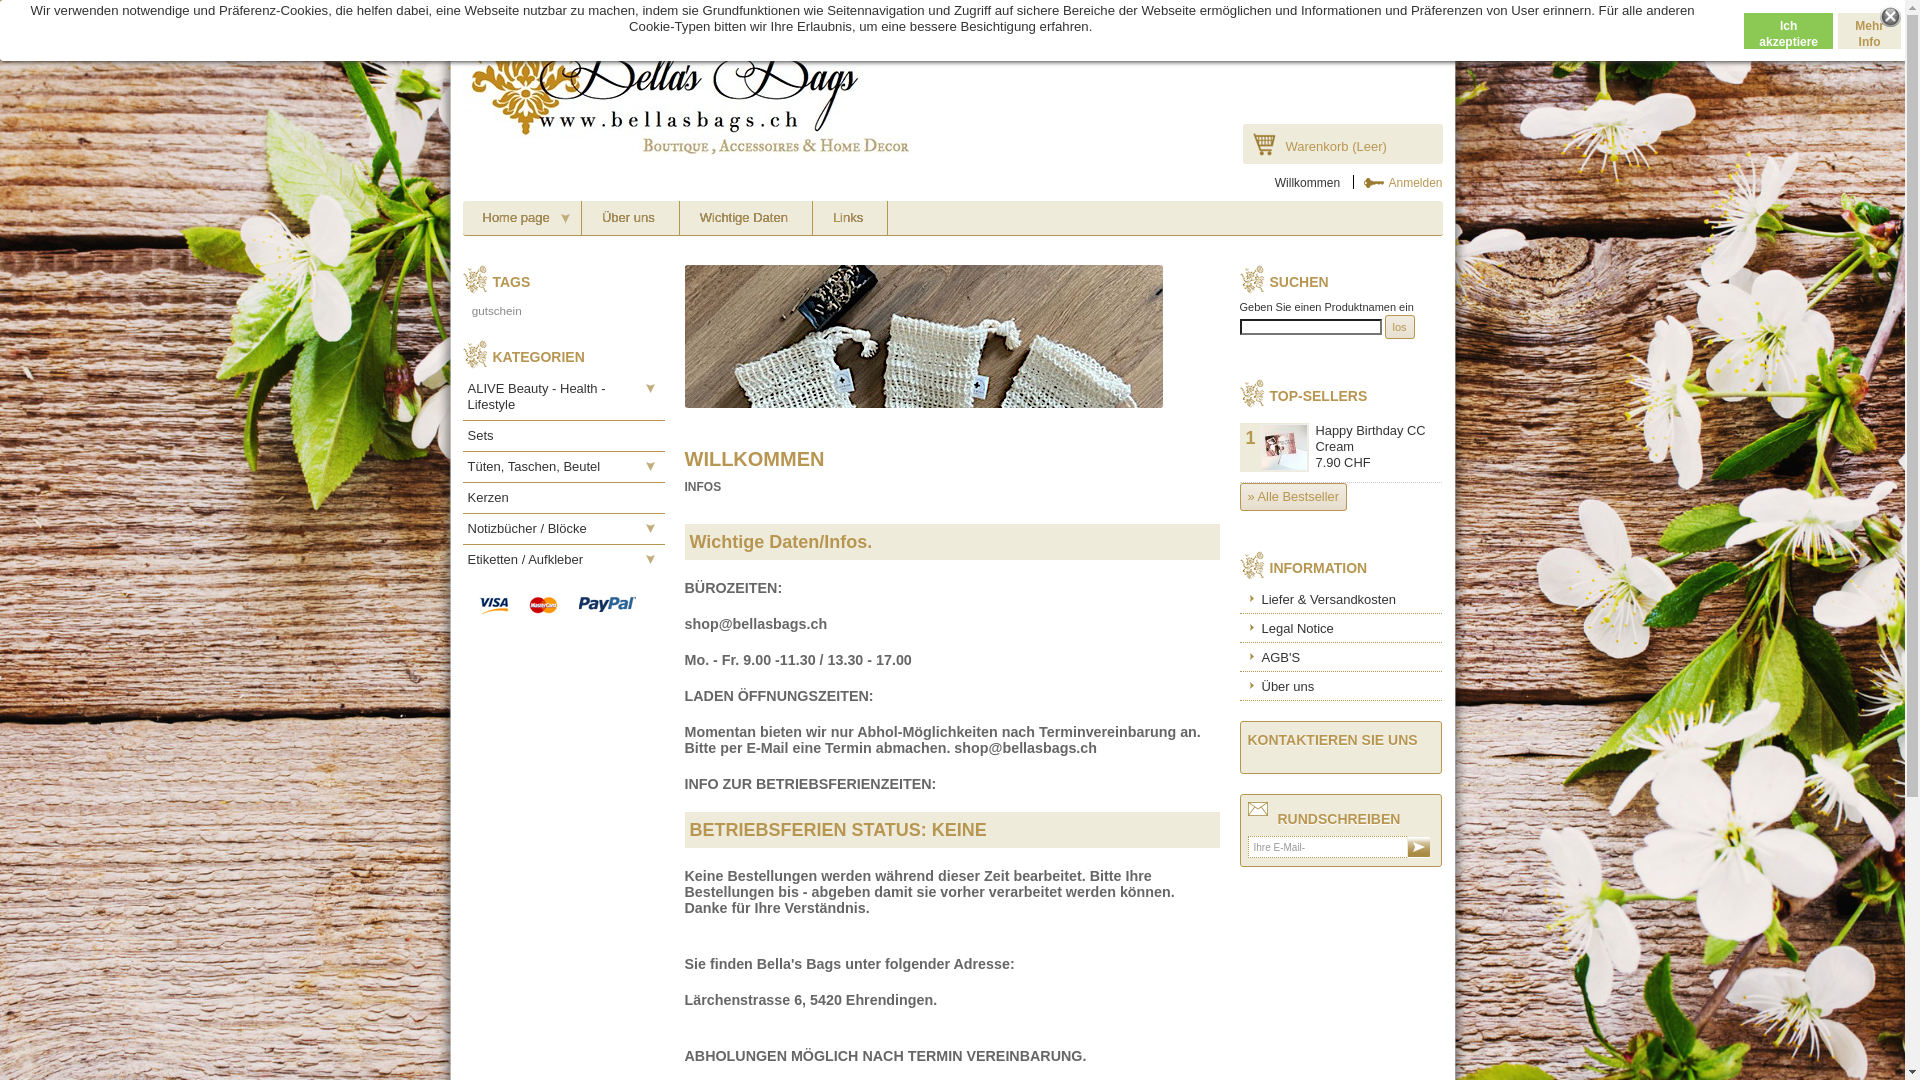 The width and height of the screenshot is (1920, 1080). What do you see at coordinates (1340, 627) in the screenshot?
I see `'Legal Notice'` at bounding box center [1340, 627].